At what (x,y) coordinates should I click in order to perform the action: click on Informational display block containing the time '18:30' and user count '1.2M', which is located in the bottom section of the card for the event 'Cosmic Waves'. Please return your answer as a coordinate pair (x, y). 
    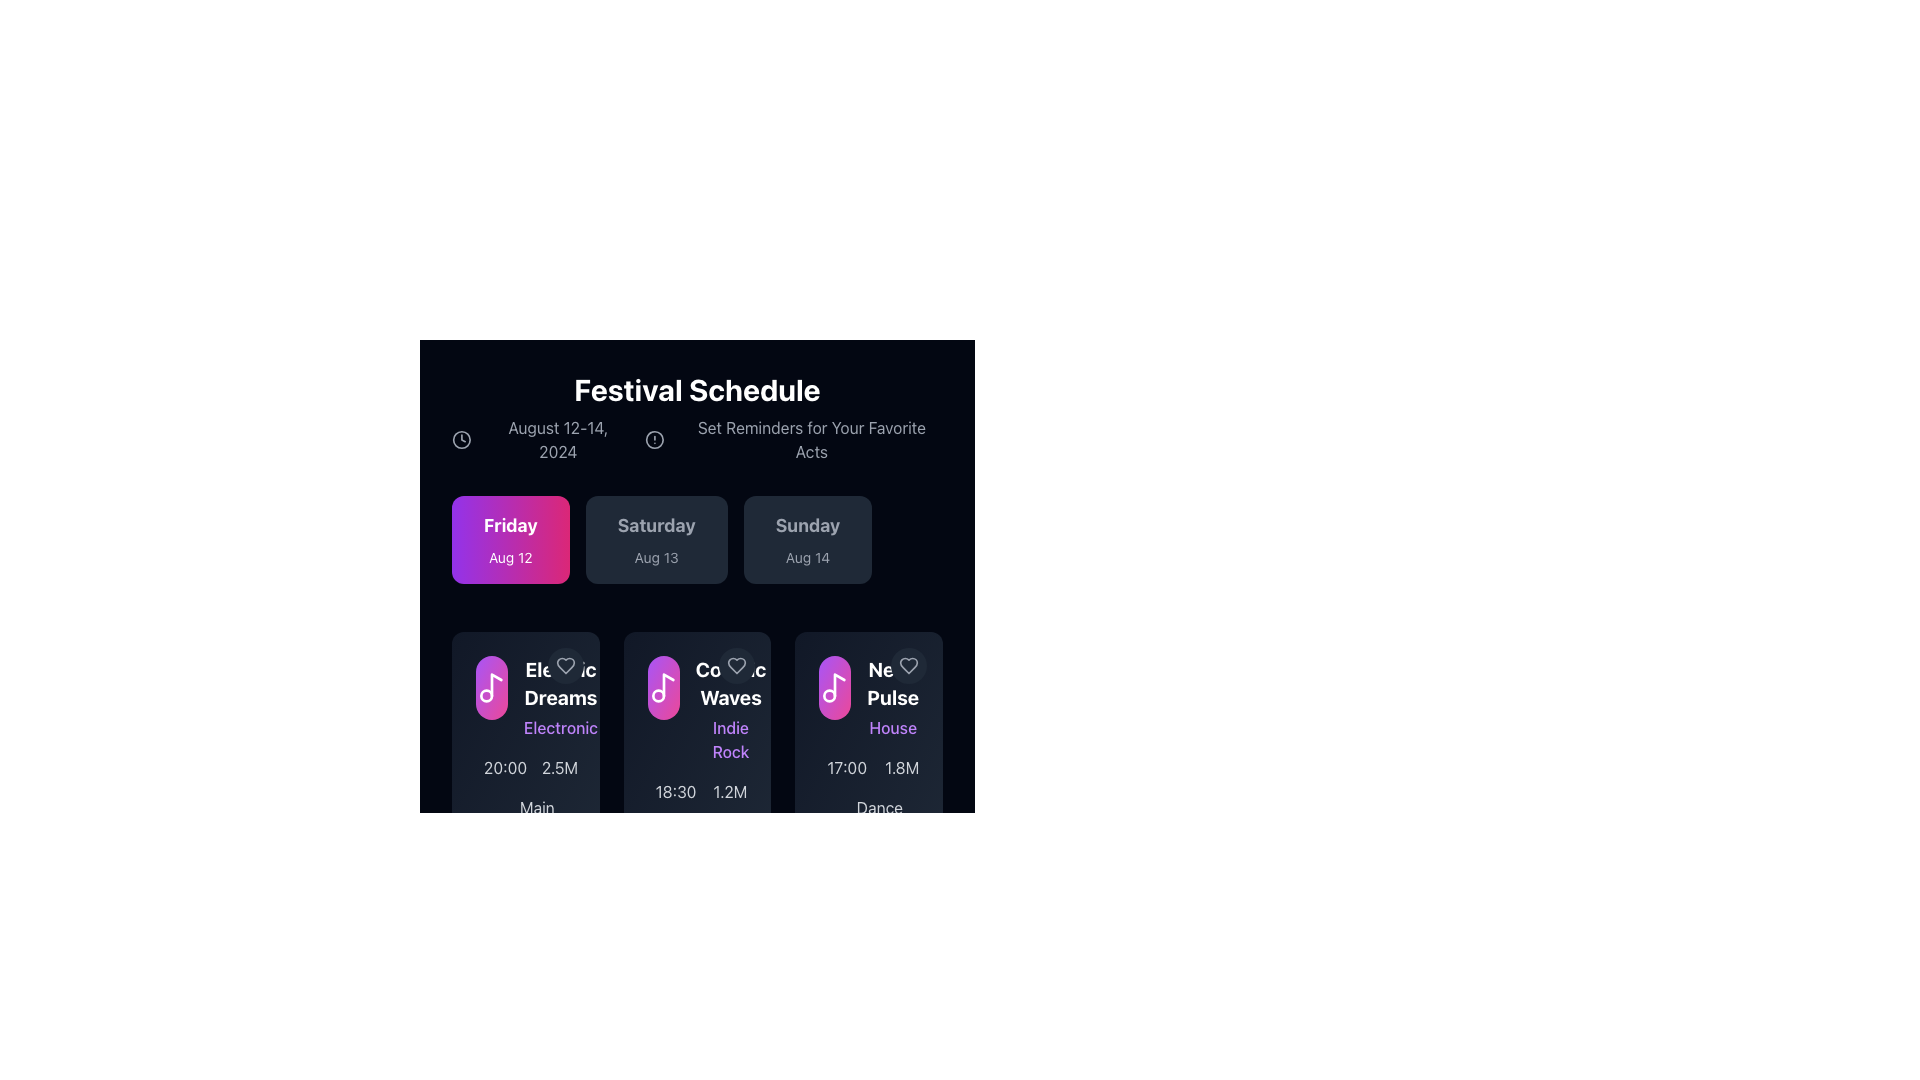
    Looking at the image, I should click on (697, 790).